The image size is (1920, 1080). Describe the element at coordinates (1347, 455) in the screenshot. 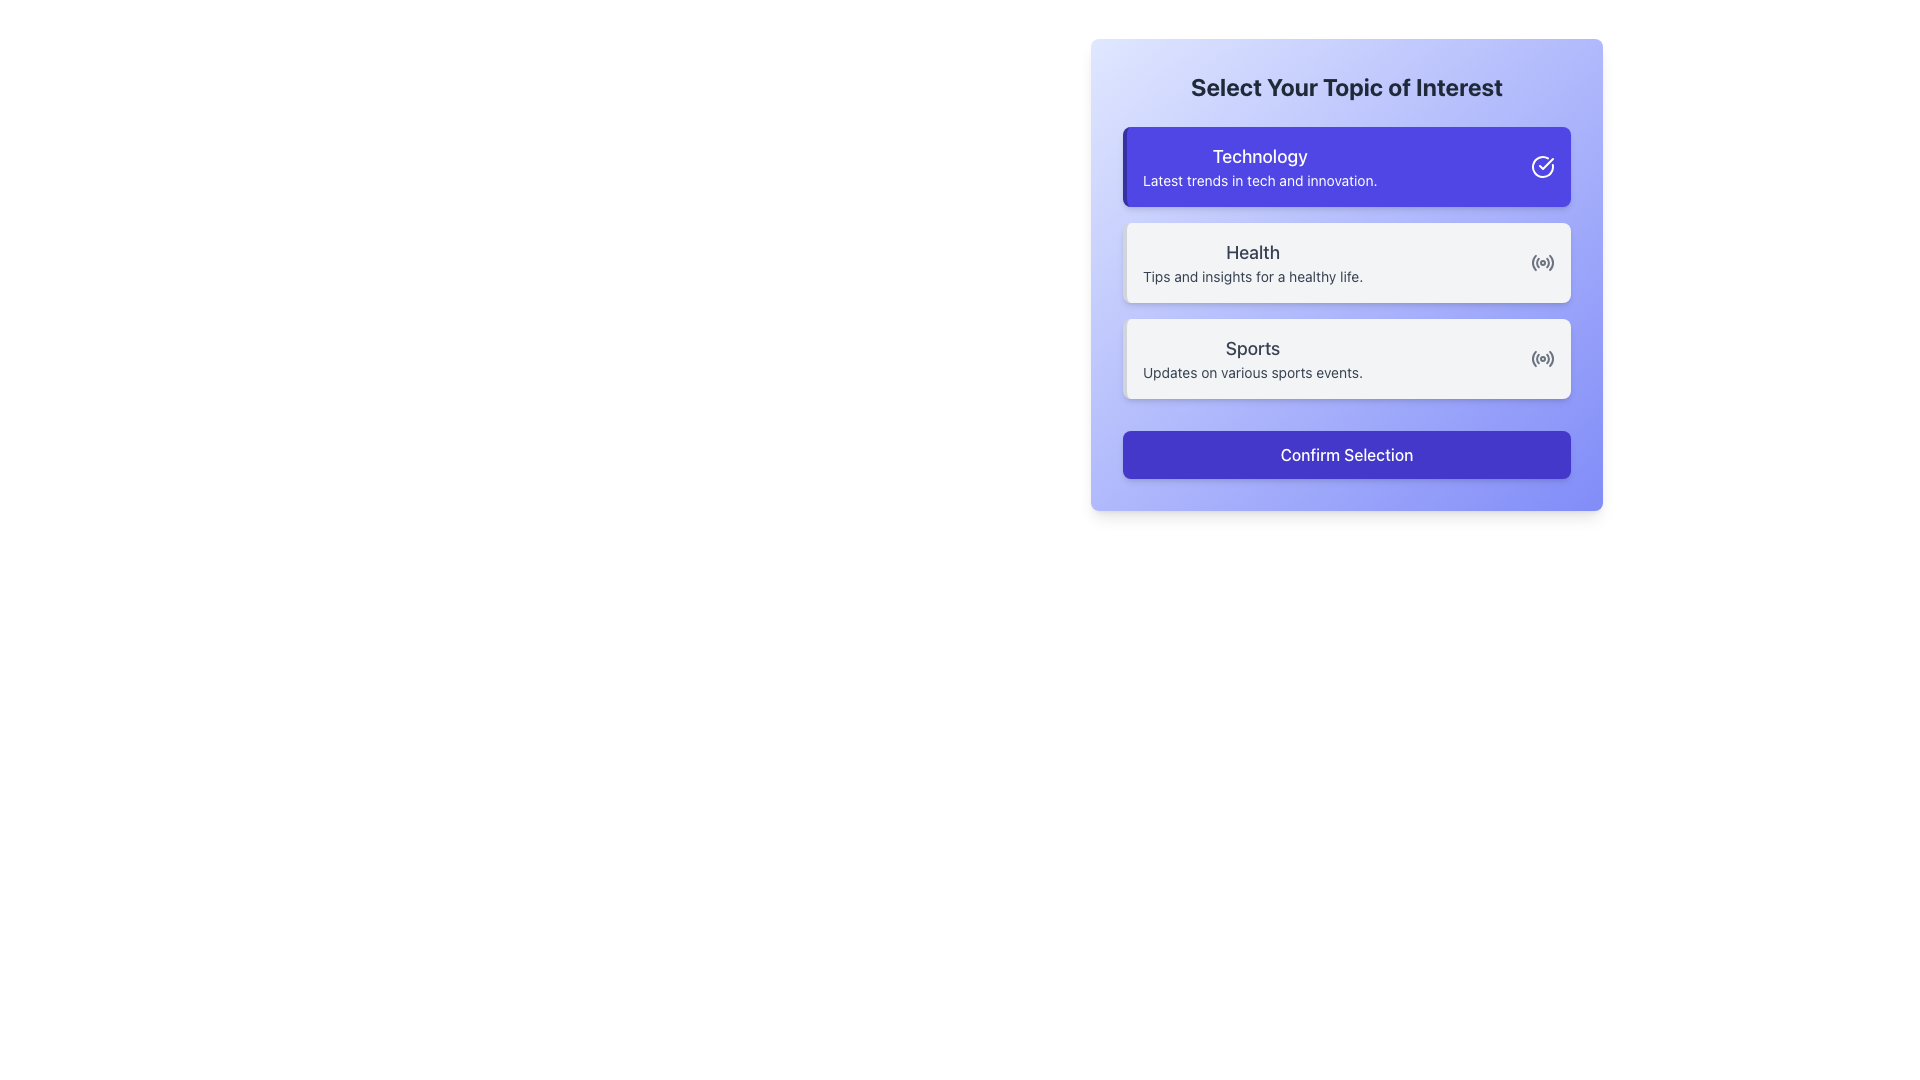

I see `the purple 'Confirm Selection' button located at the bottom of the card to confirm the selection` at that location.